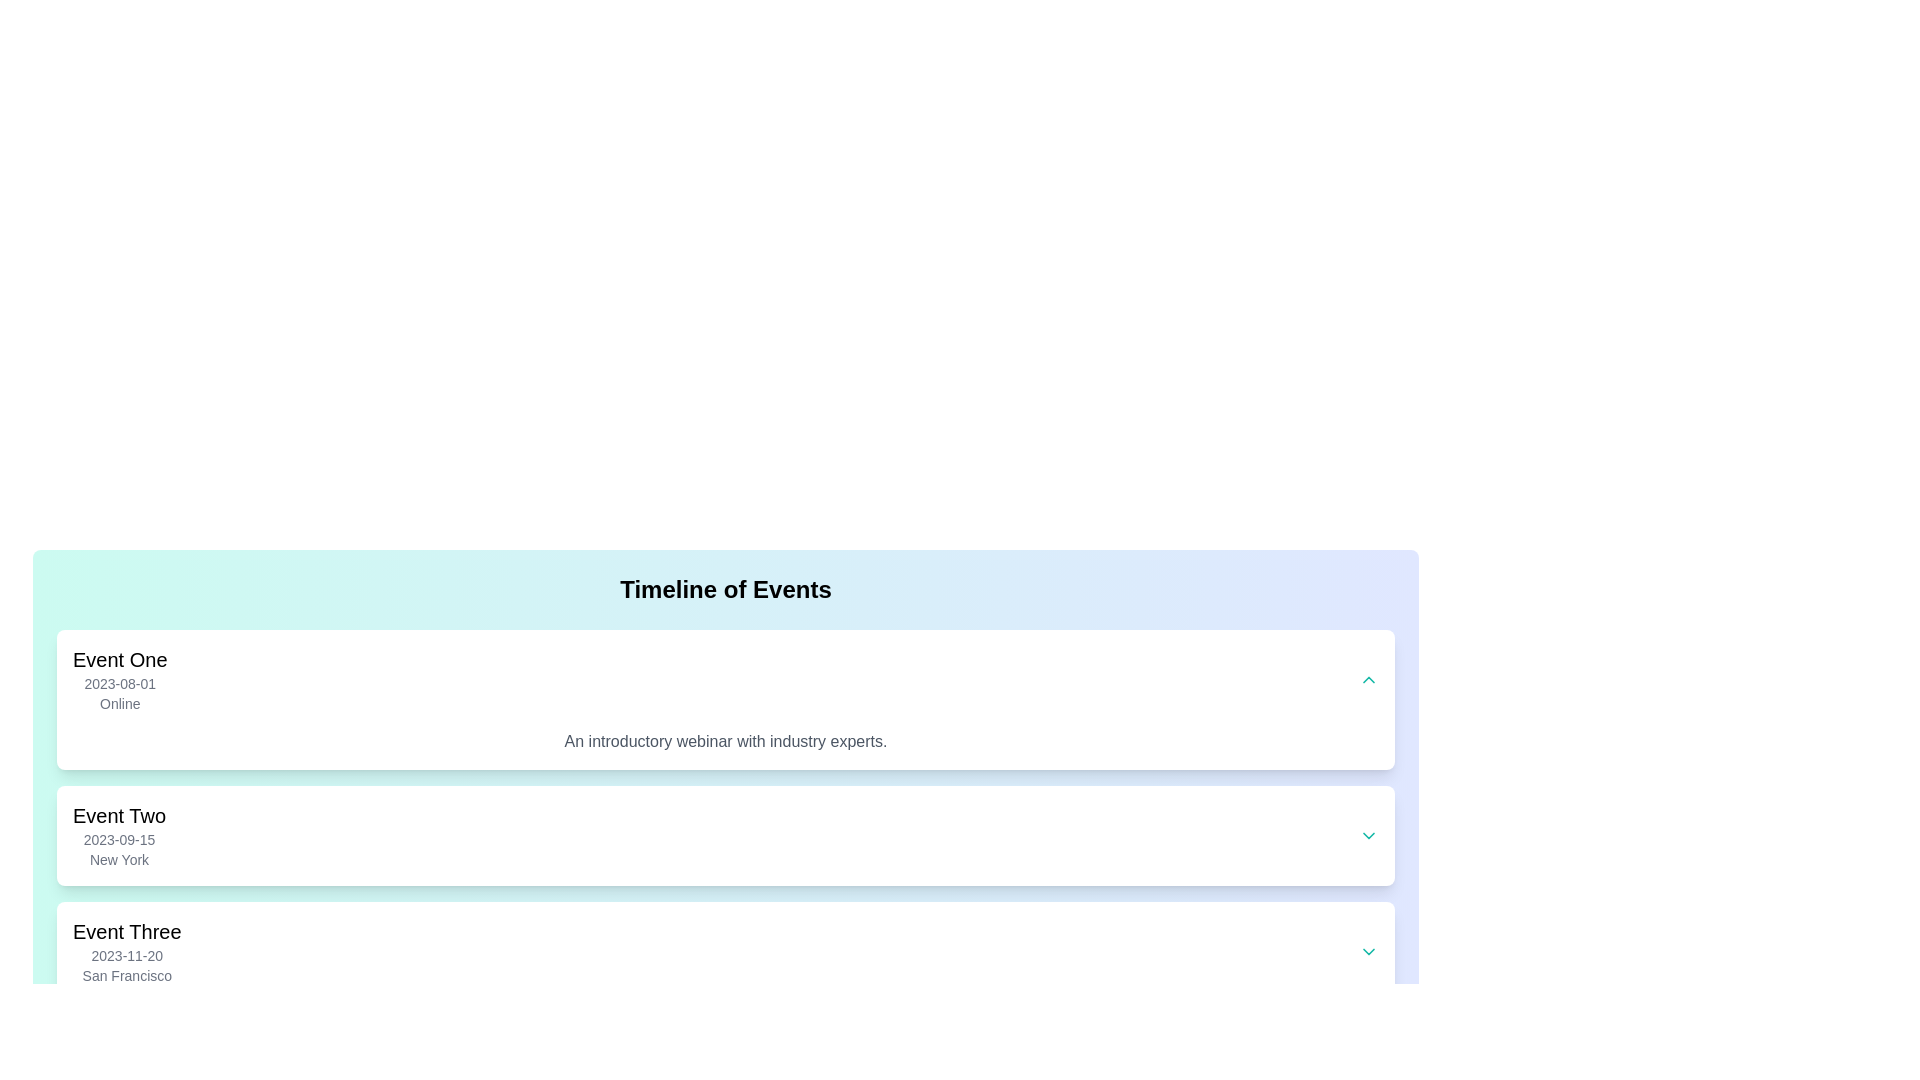  I want to click on the interactive list item titled 'Event Three', so click(724, 951).